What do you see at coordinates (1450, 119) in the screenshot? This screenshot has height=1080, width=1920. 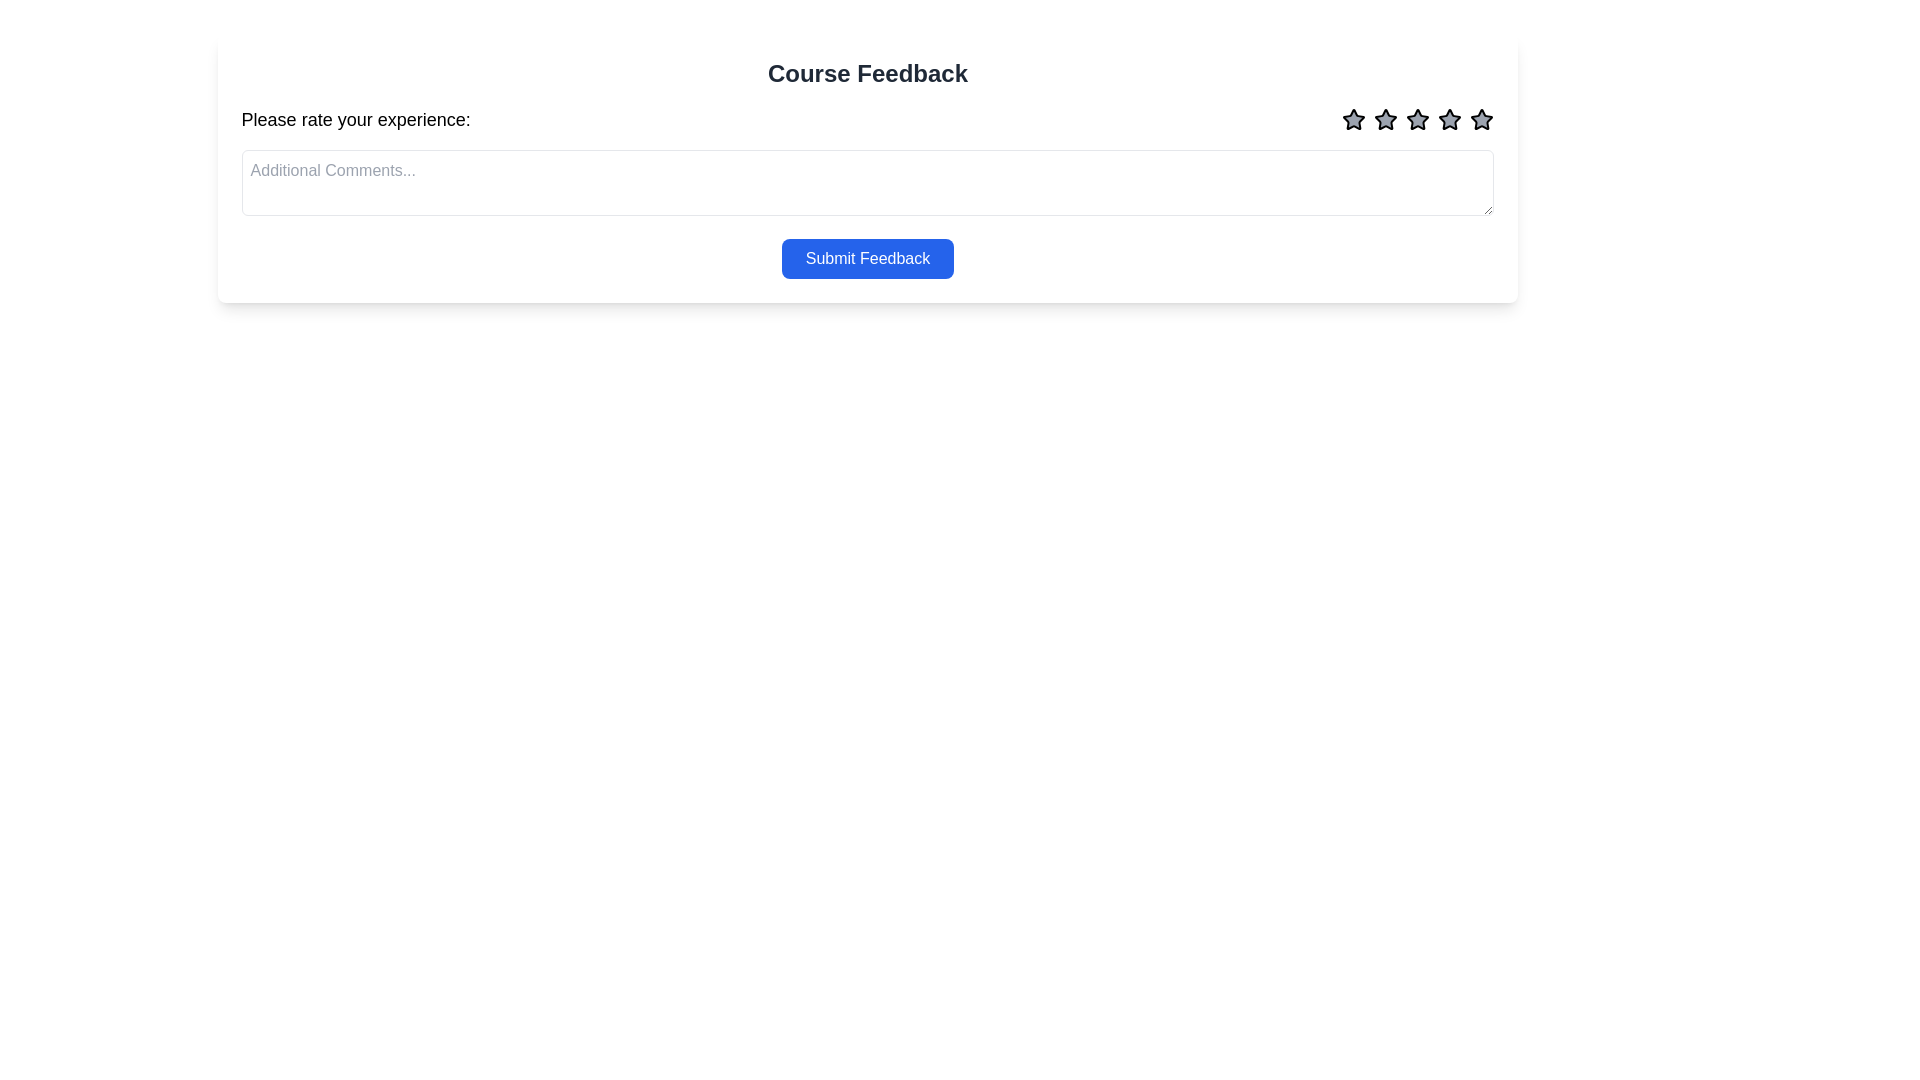 I see `the fourth star icon in the 'Course Feedback' rating system` at bounding box center [1450, 119].